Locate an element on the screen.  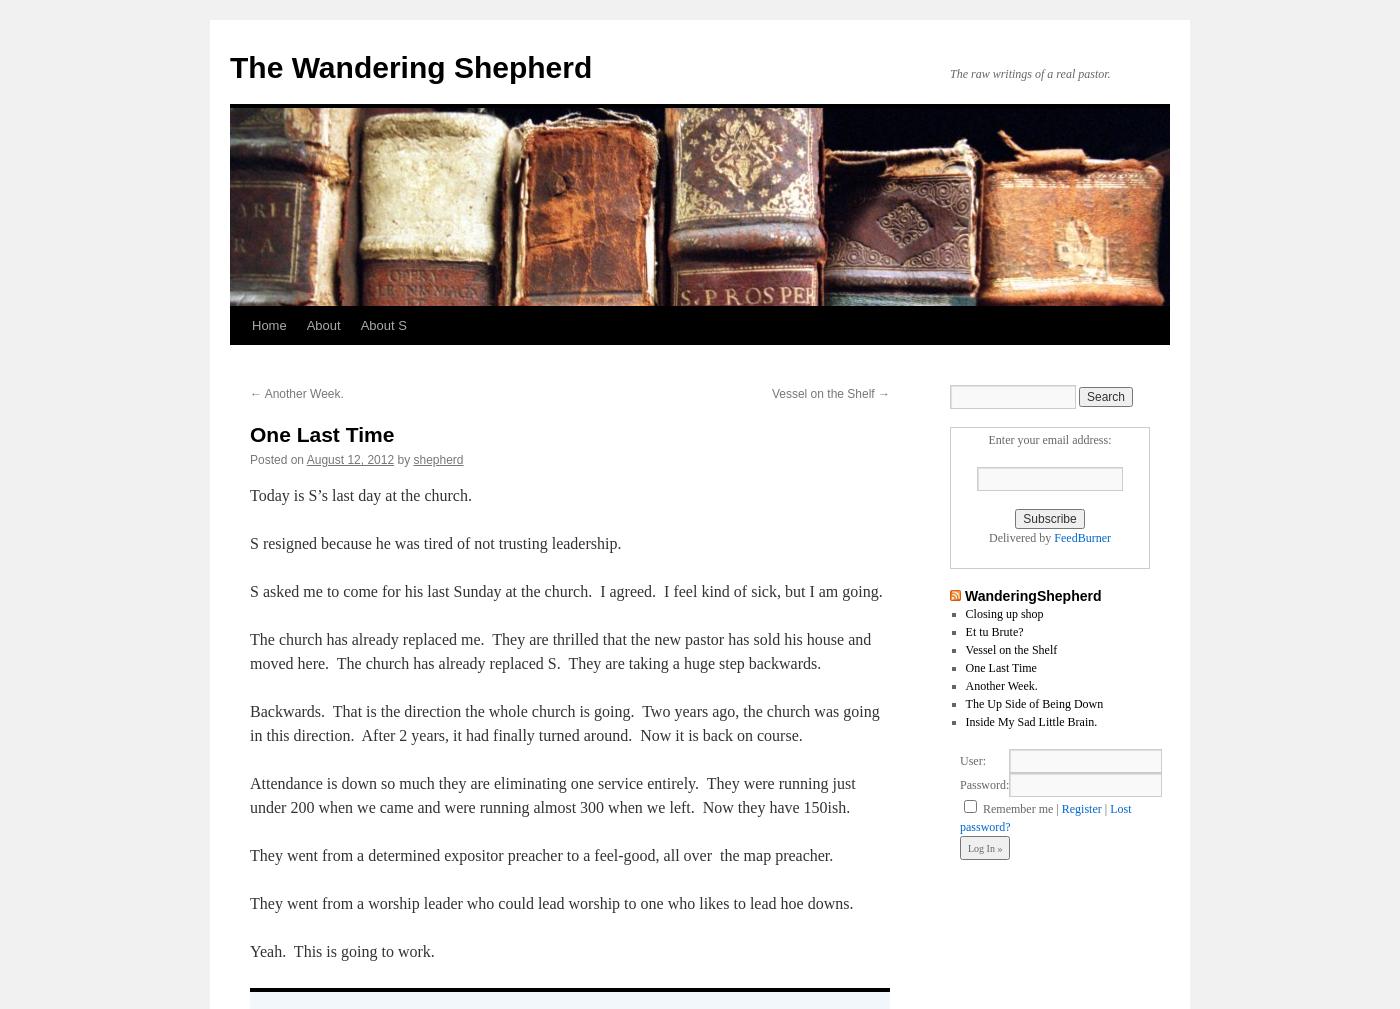
'August 12, 2012' is located at coordinates (350, 459).